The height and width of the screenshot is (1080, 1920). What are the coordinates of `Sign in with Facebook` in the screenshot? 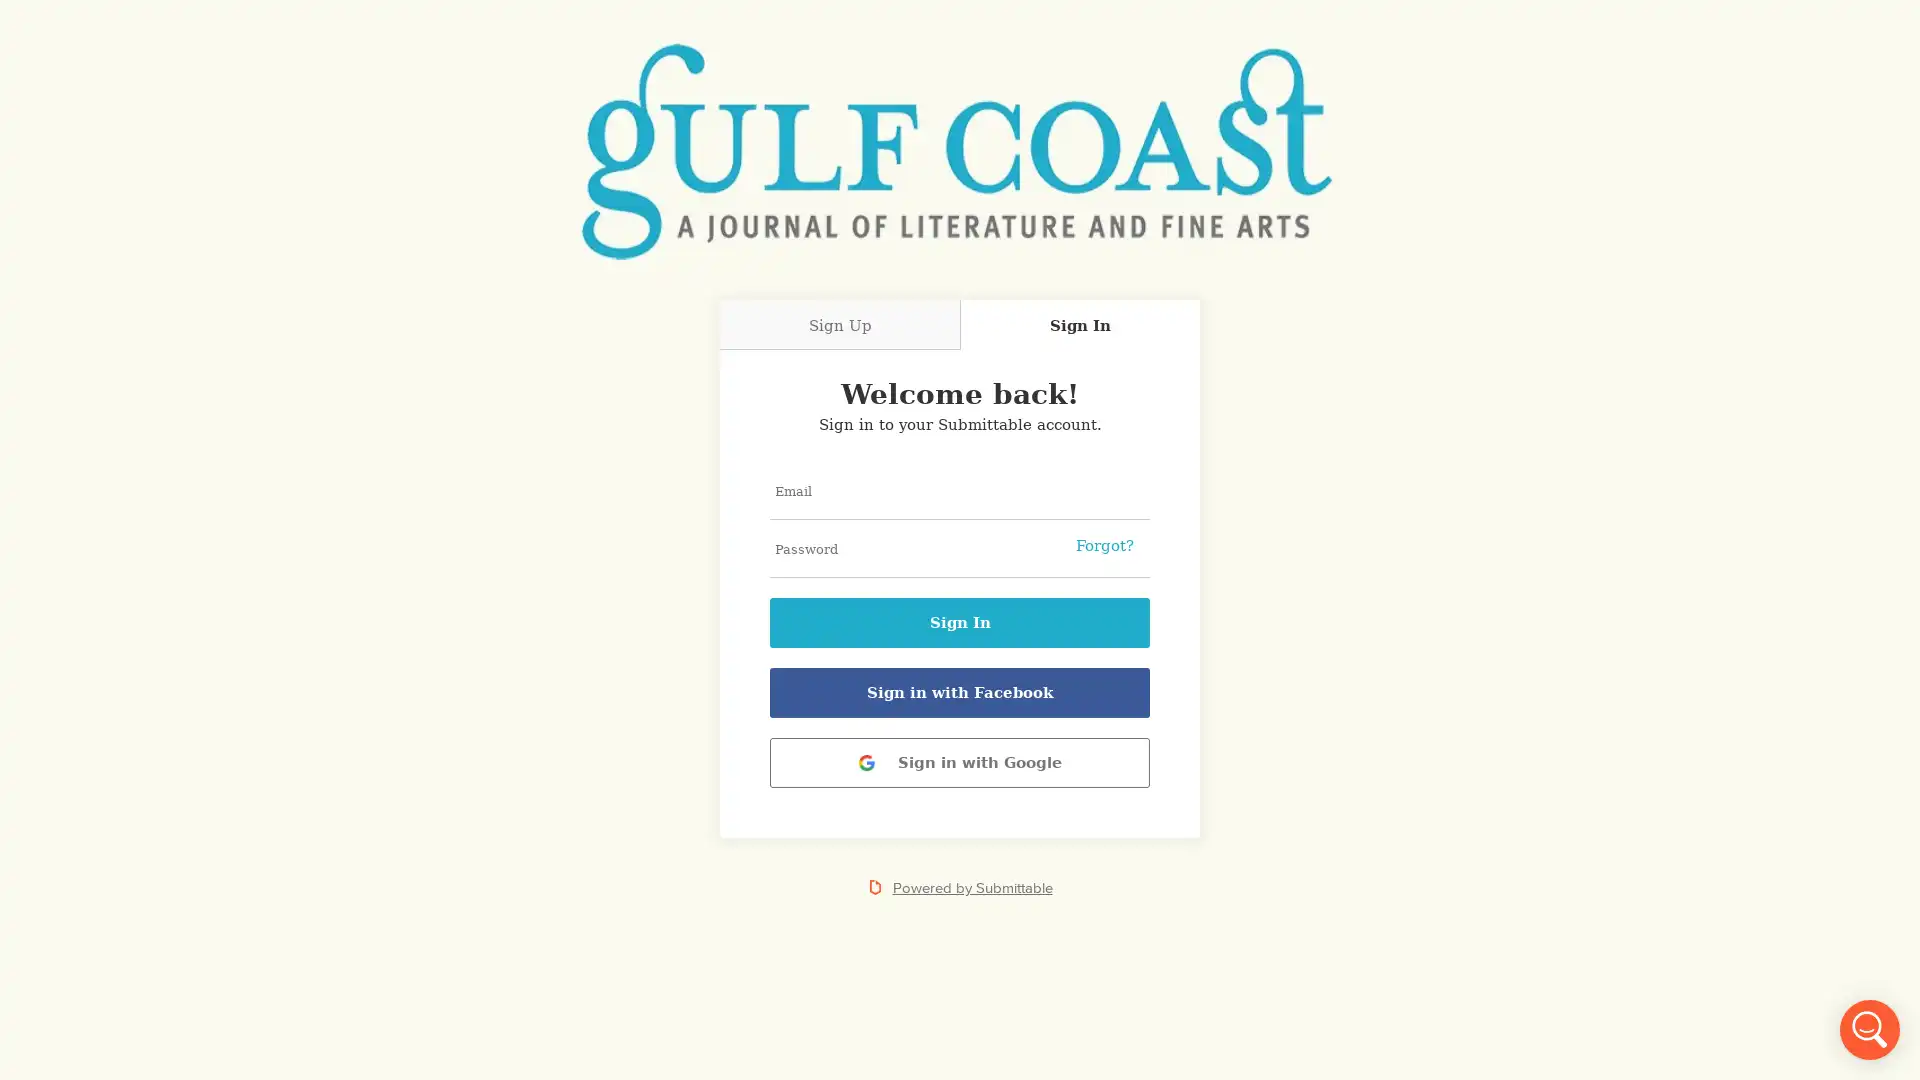 It's located at (960, 692).